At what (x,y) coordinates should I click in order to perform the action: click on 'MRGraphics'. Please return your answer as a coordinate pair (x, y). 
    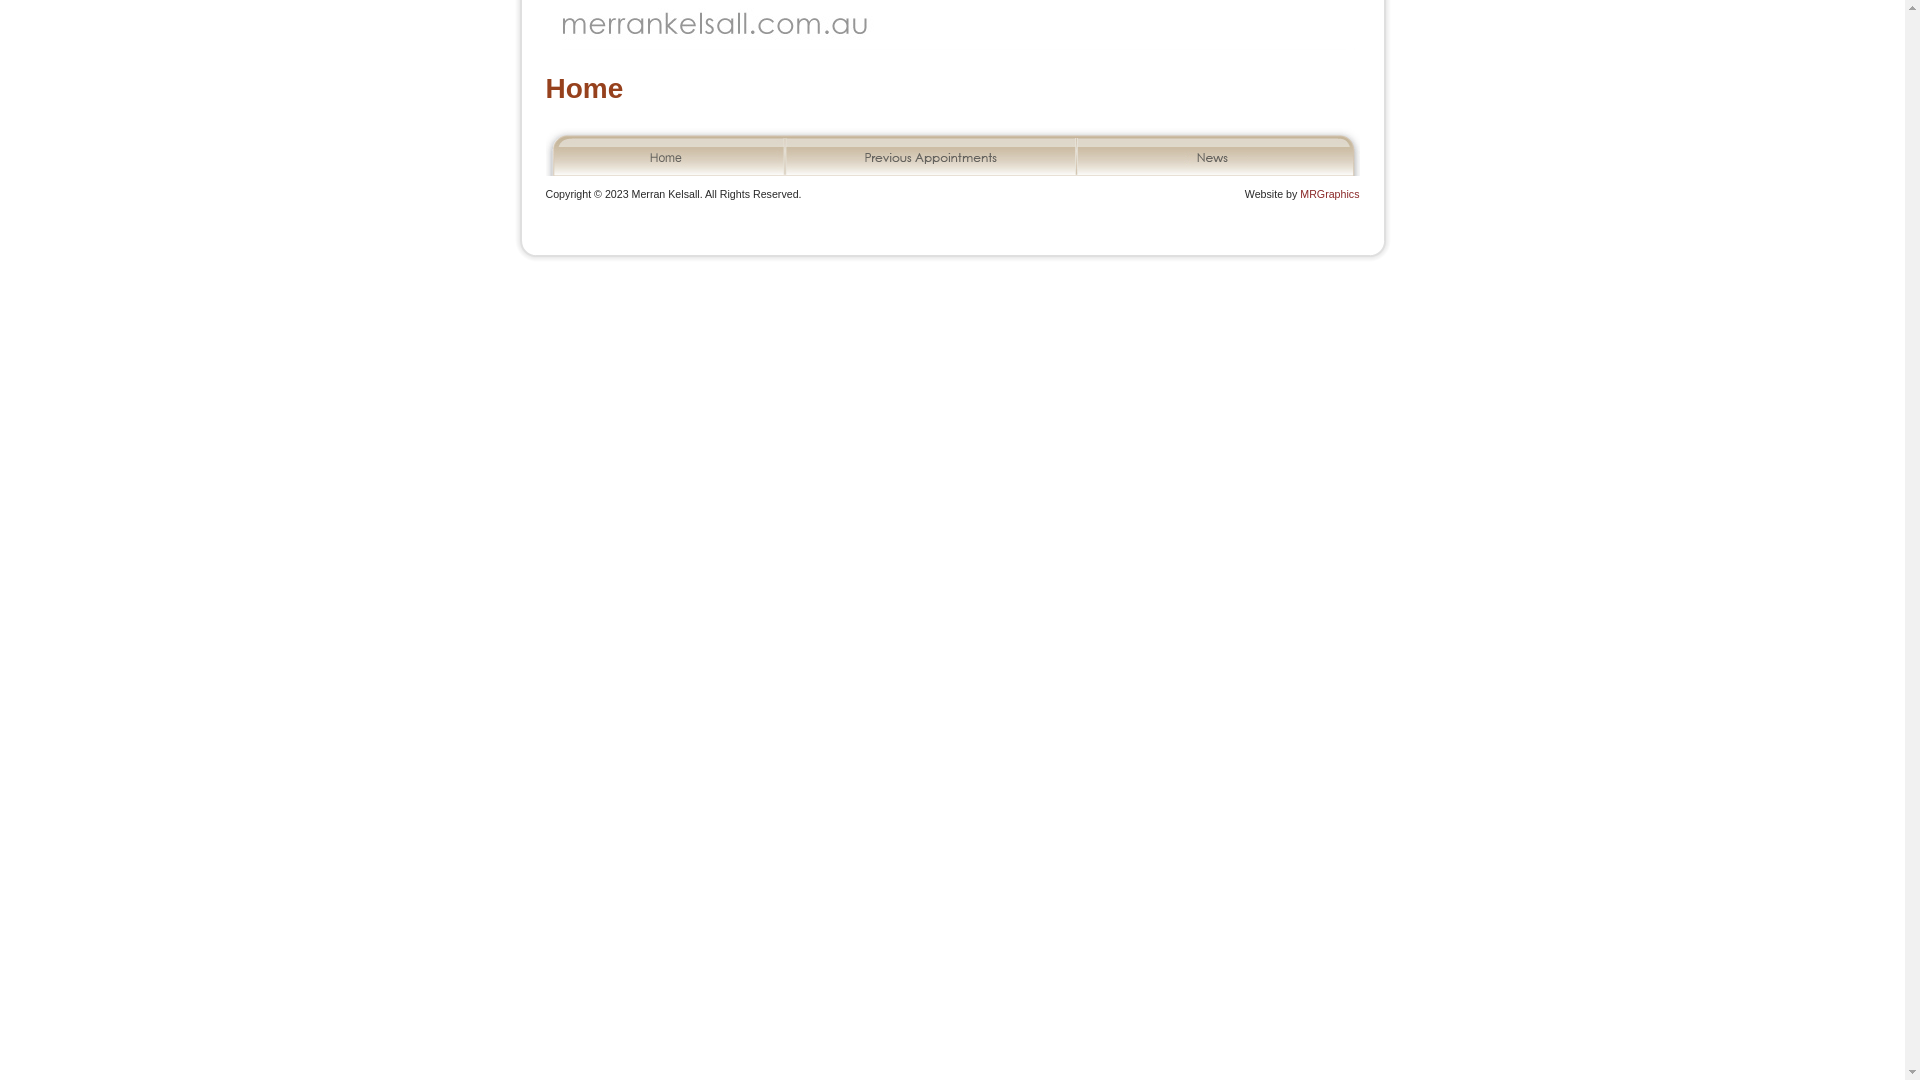
    Looking at the image, I should click on (1300, 193).